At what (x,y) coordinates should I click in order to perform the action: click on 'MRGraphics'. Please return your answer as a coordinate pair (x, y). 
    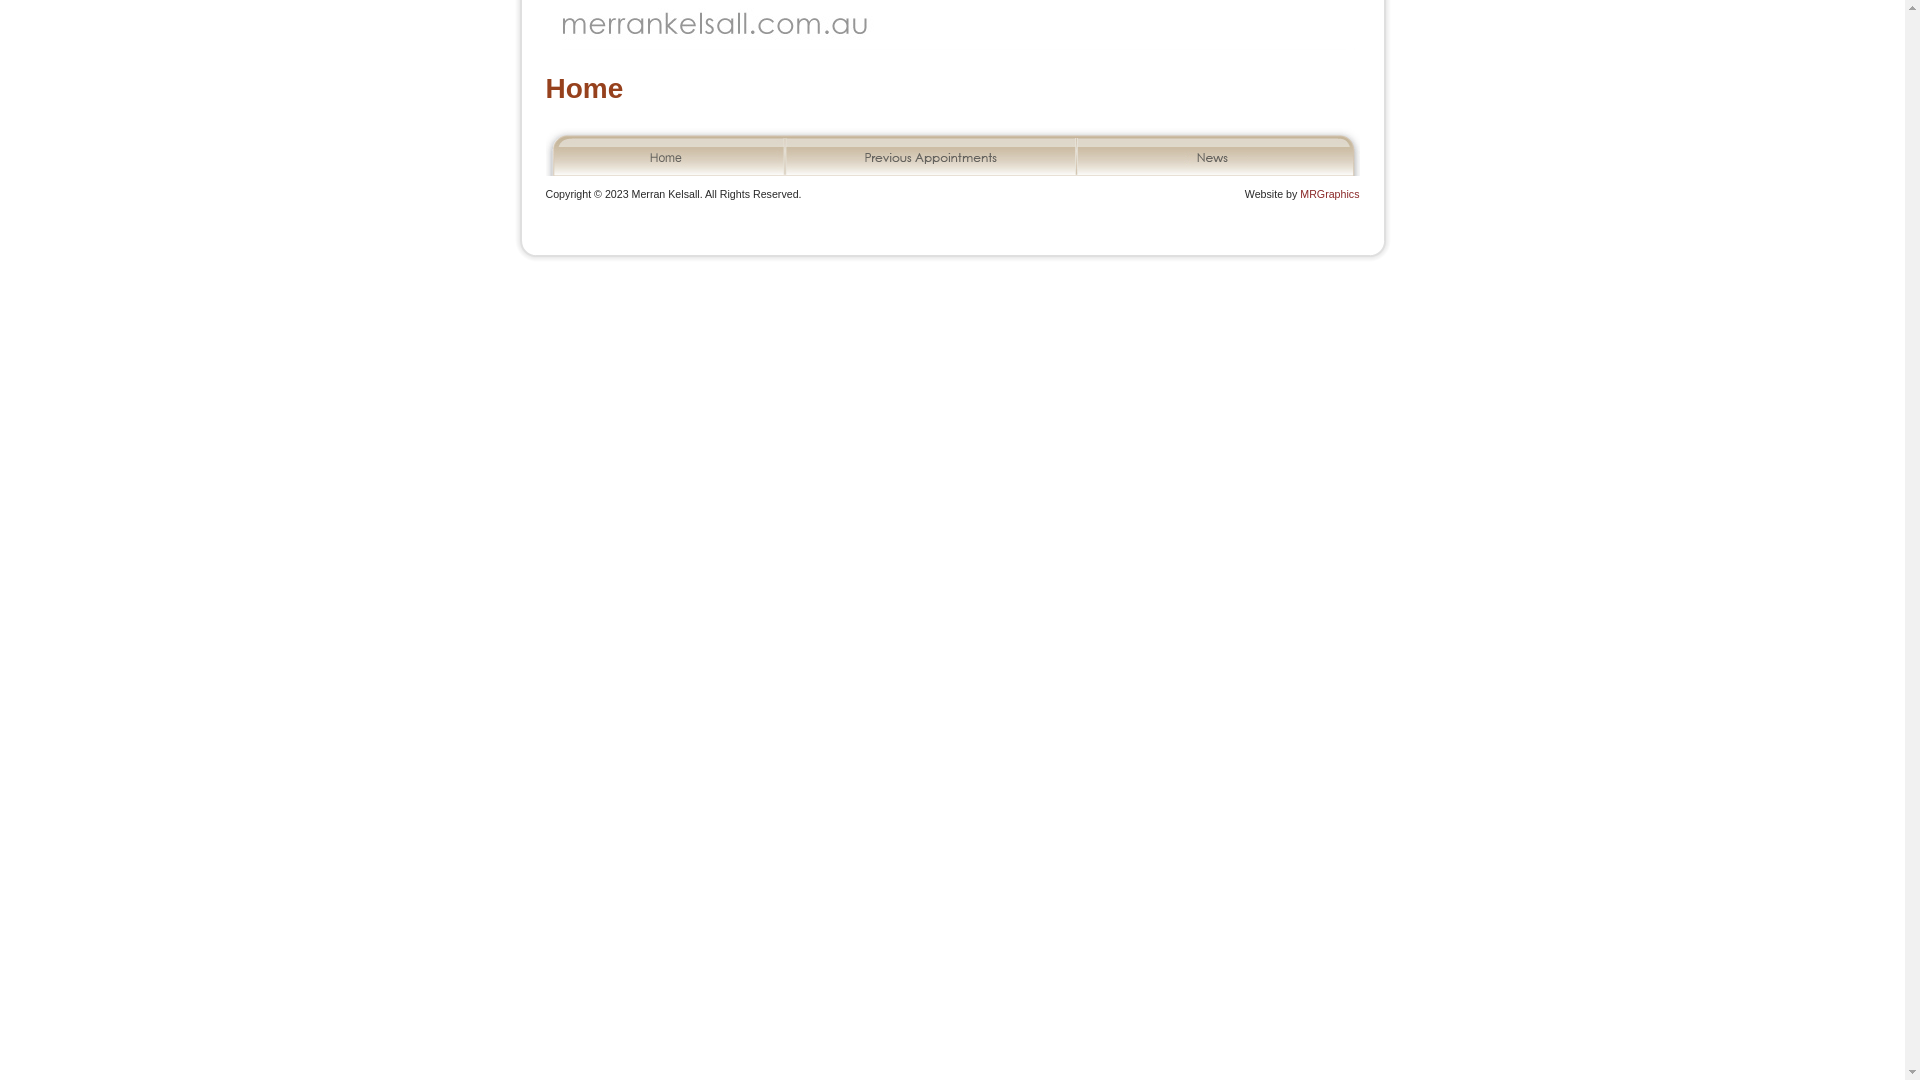
    Looking at the image, I should click on (1300, 193).